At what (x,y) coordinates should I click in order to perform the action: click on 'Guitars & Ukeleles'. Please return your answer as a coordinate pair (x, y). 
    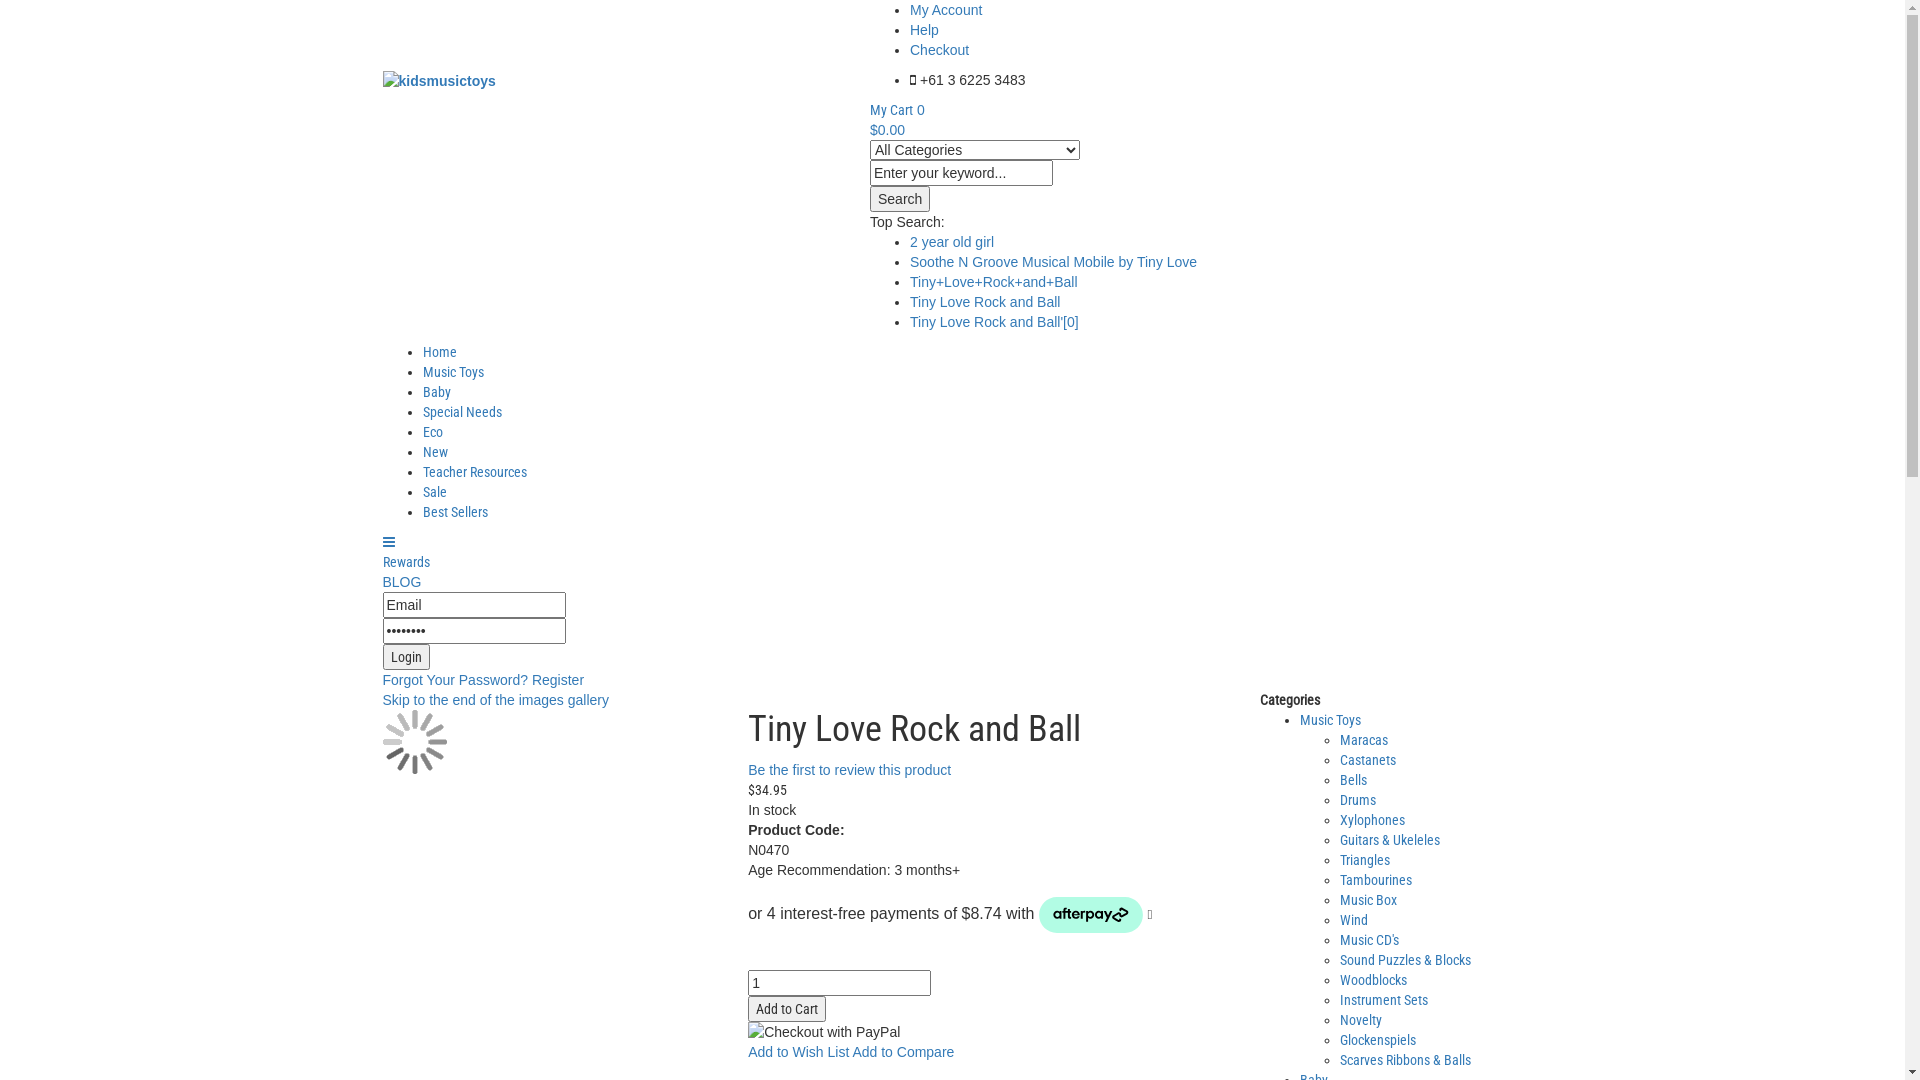
    Looking at the image, I should click on (1389, 840).